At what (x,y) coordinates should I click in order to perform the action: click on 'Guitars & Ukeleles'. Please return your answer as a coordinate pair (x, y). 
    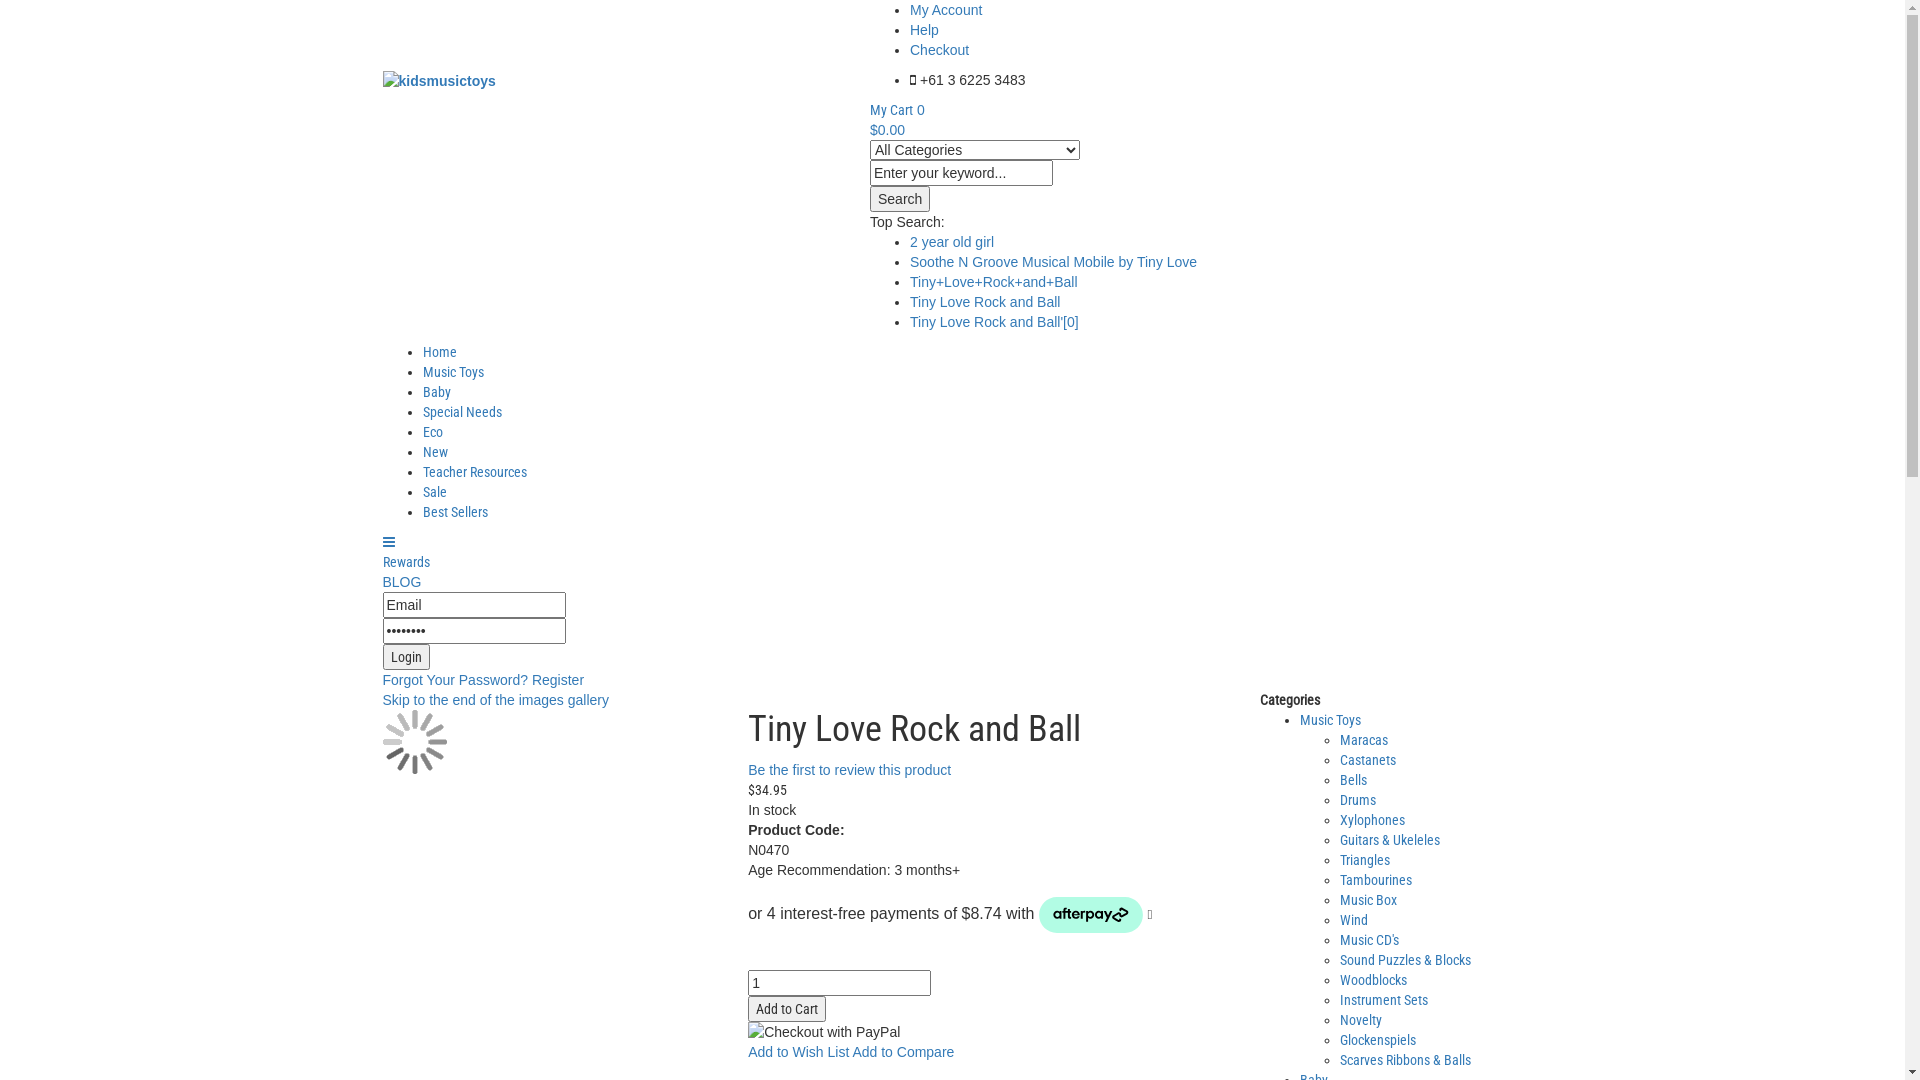
    Looking at the image, I should click on (1389, 840).